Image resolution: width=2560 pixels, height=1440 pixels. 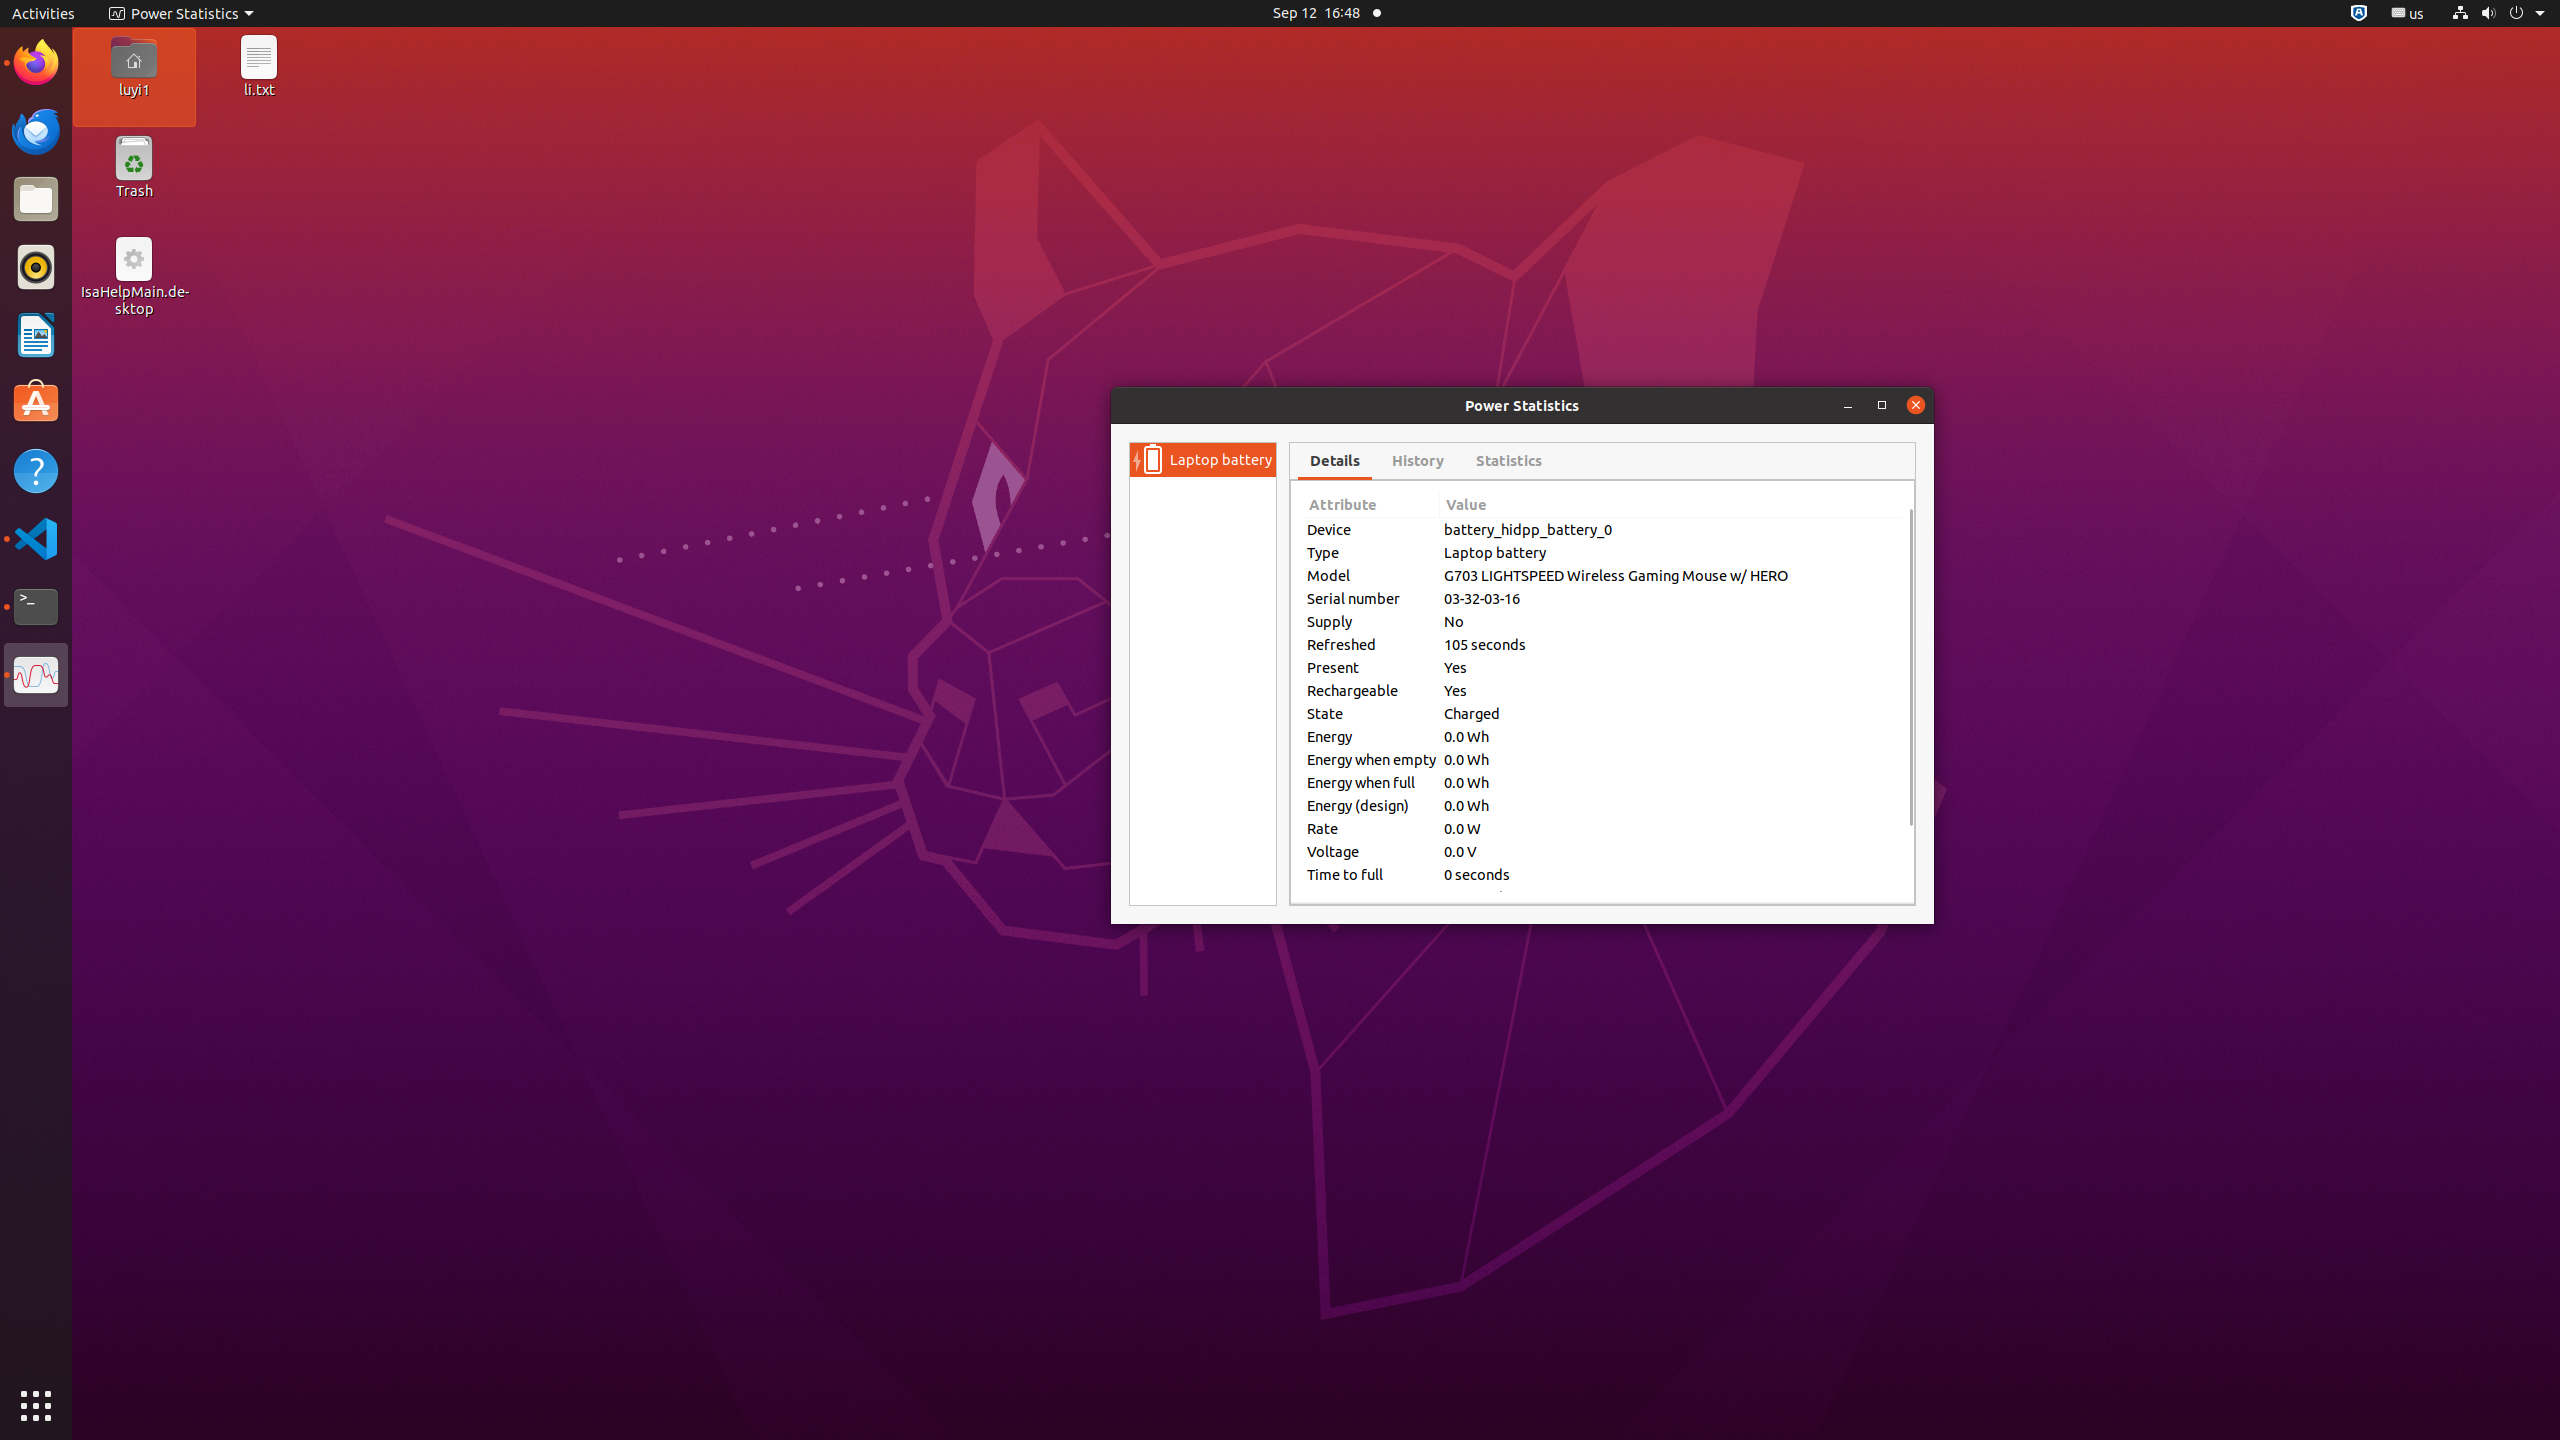 I want to click on 'Energy (design)', so click(x=1370, y=804).